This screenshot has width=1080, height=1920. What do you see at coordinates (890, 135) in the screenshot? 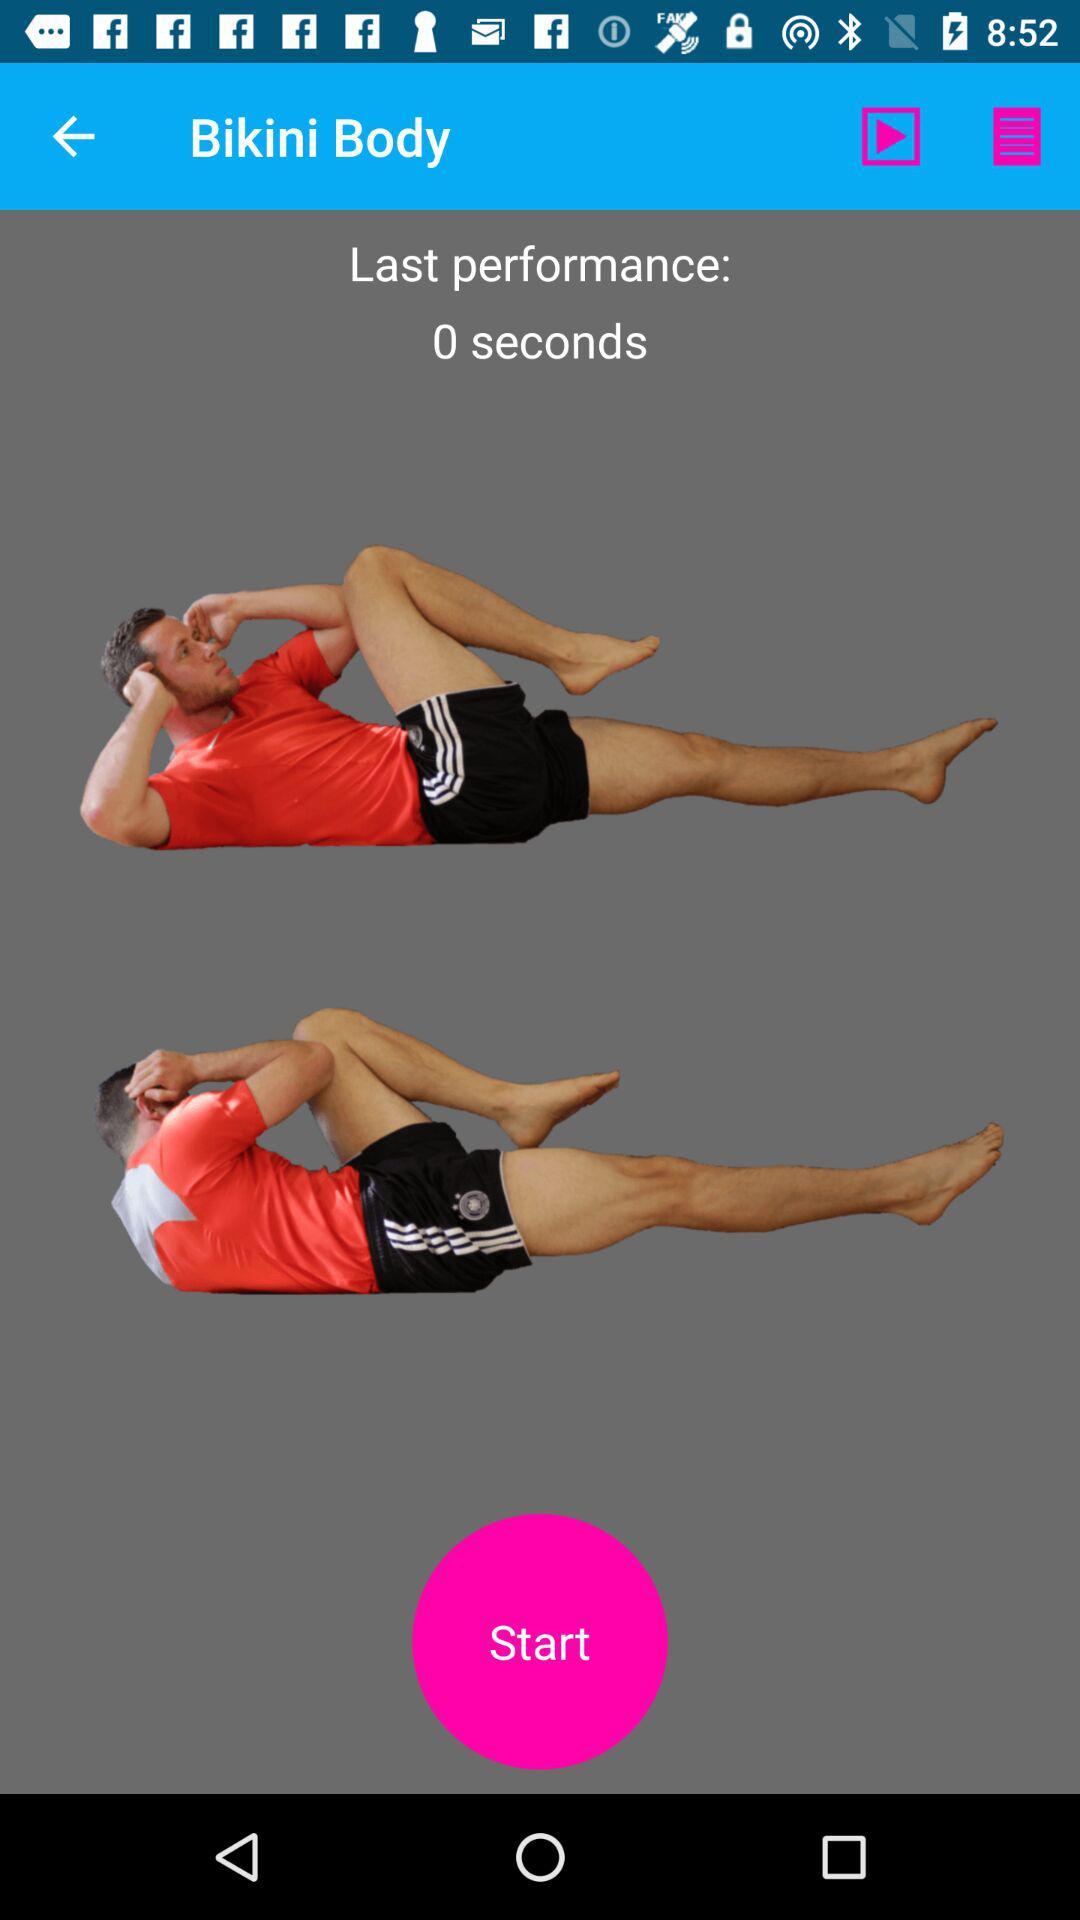
I see `the app next to bikini body item` at bounding box center [890, 135].